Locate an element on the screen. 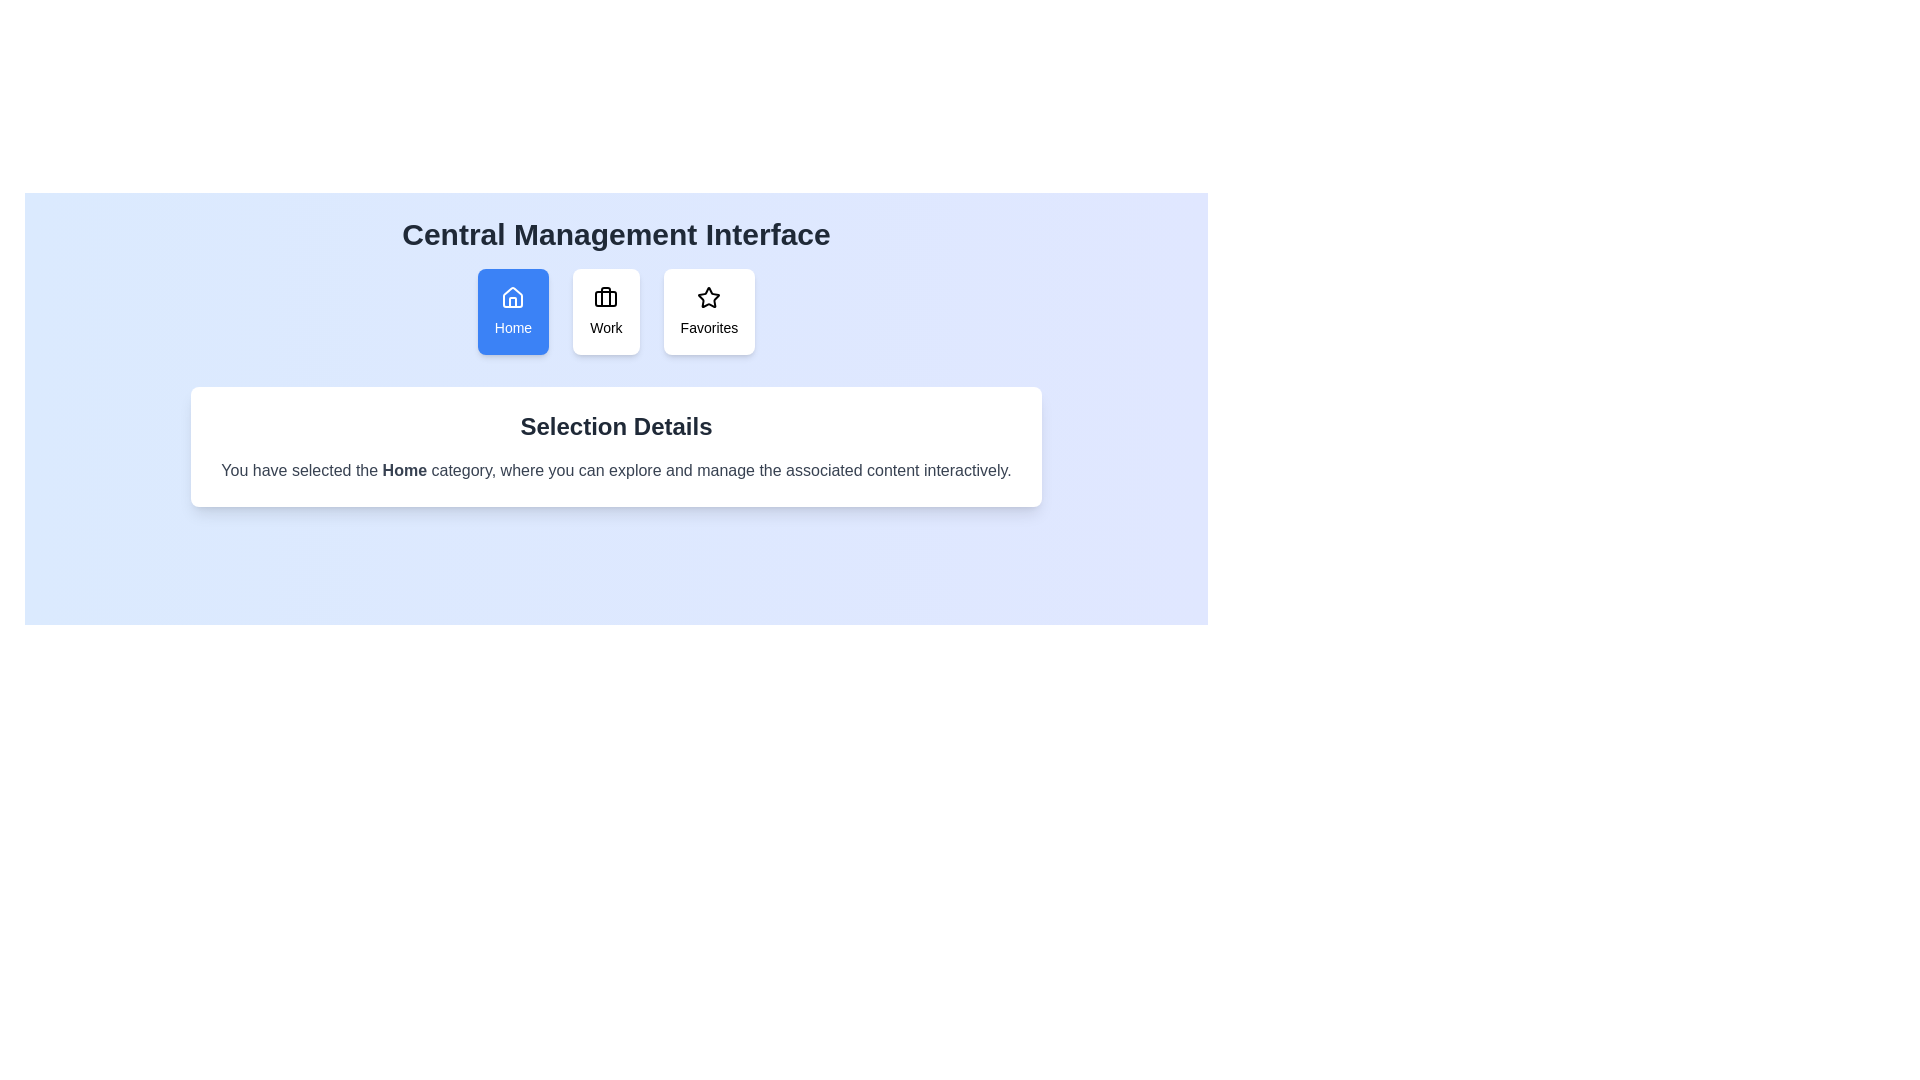 Image resolution: width=1920 pixels, height=1080 pixels. heading 'Central Management Interface' which is a large, bold-text element positioned at the top of the interface, preceding action buttons is located at coordinates (615, 234).